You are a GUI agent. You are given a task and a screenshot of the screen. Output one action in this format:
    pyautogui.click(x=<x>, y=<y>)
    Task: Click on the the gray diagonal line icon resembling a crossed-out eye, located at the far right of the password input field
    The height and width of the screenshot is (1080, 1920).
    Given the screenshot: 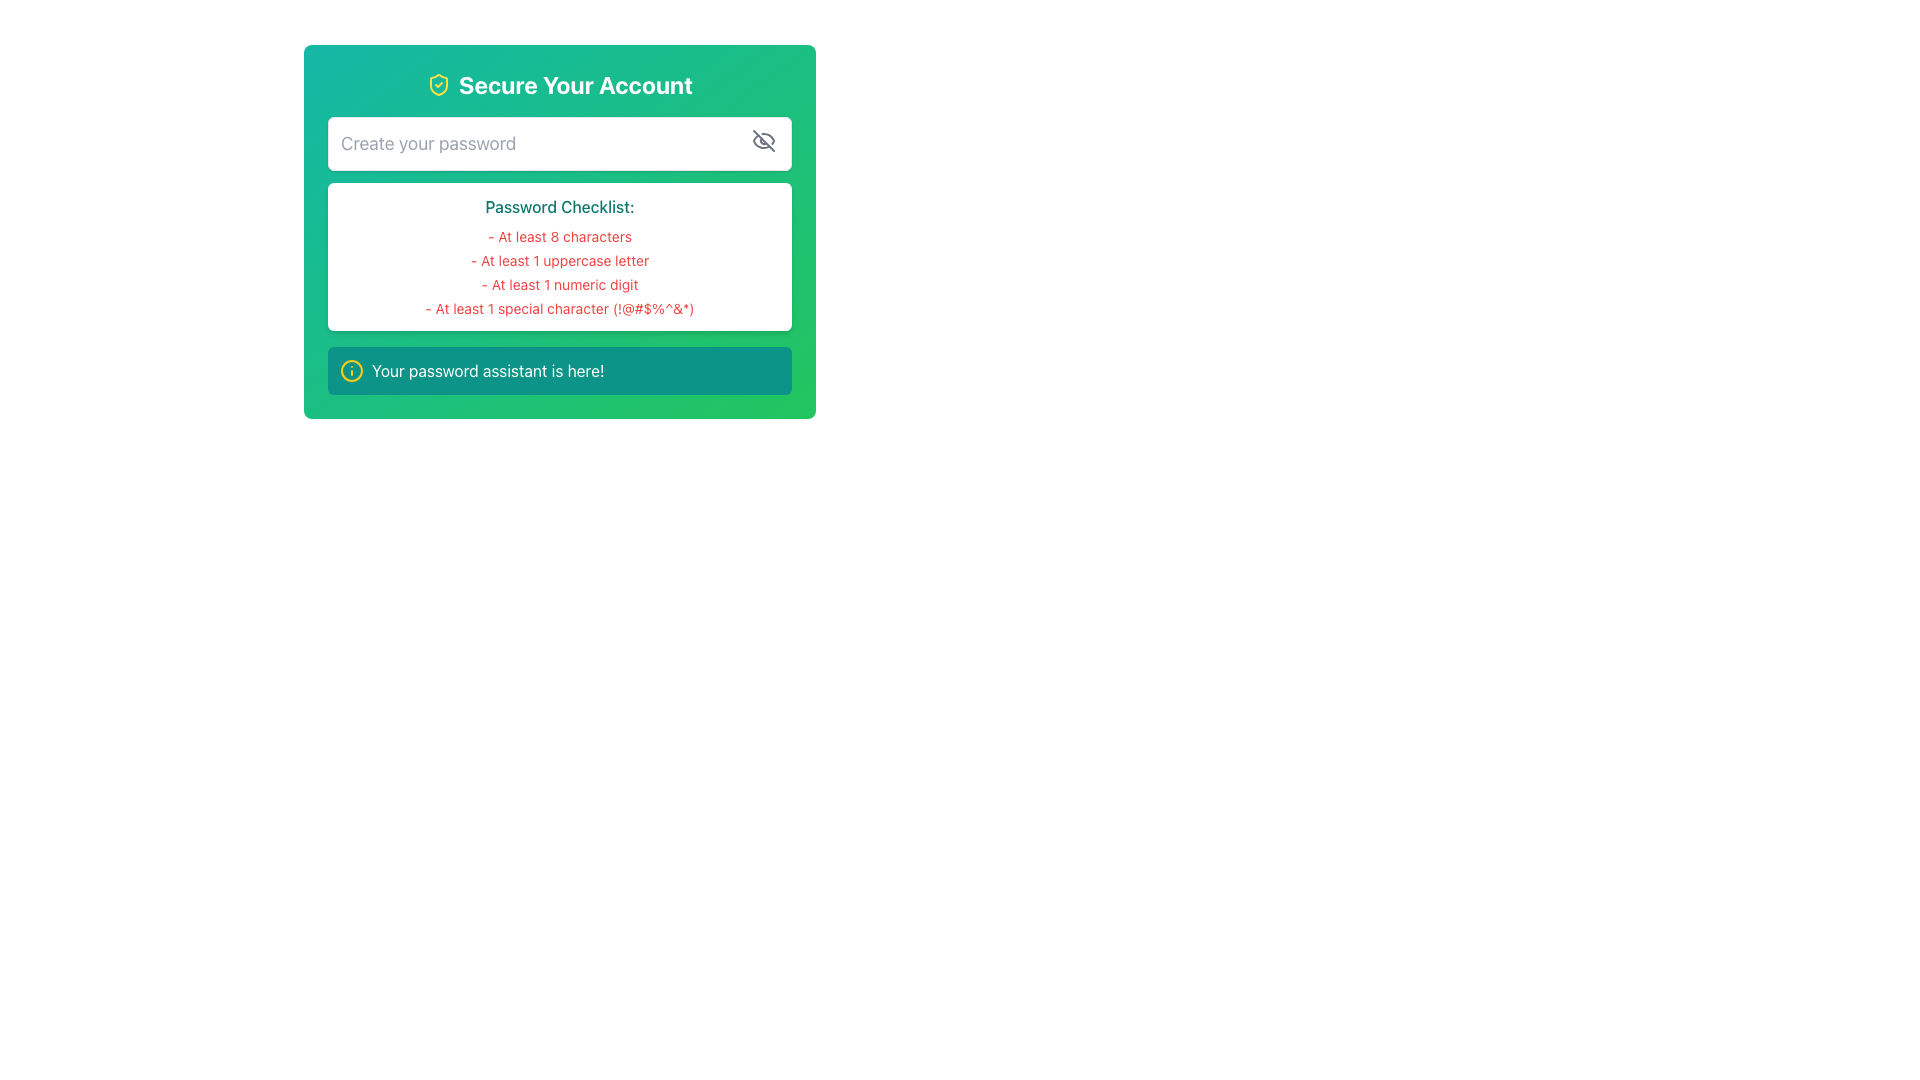 What is the action you would take?
    pyautogui.click(x=762, y=140)
    